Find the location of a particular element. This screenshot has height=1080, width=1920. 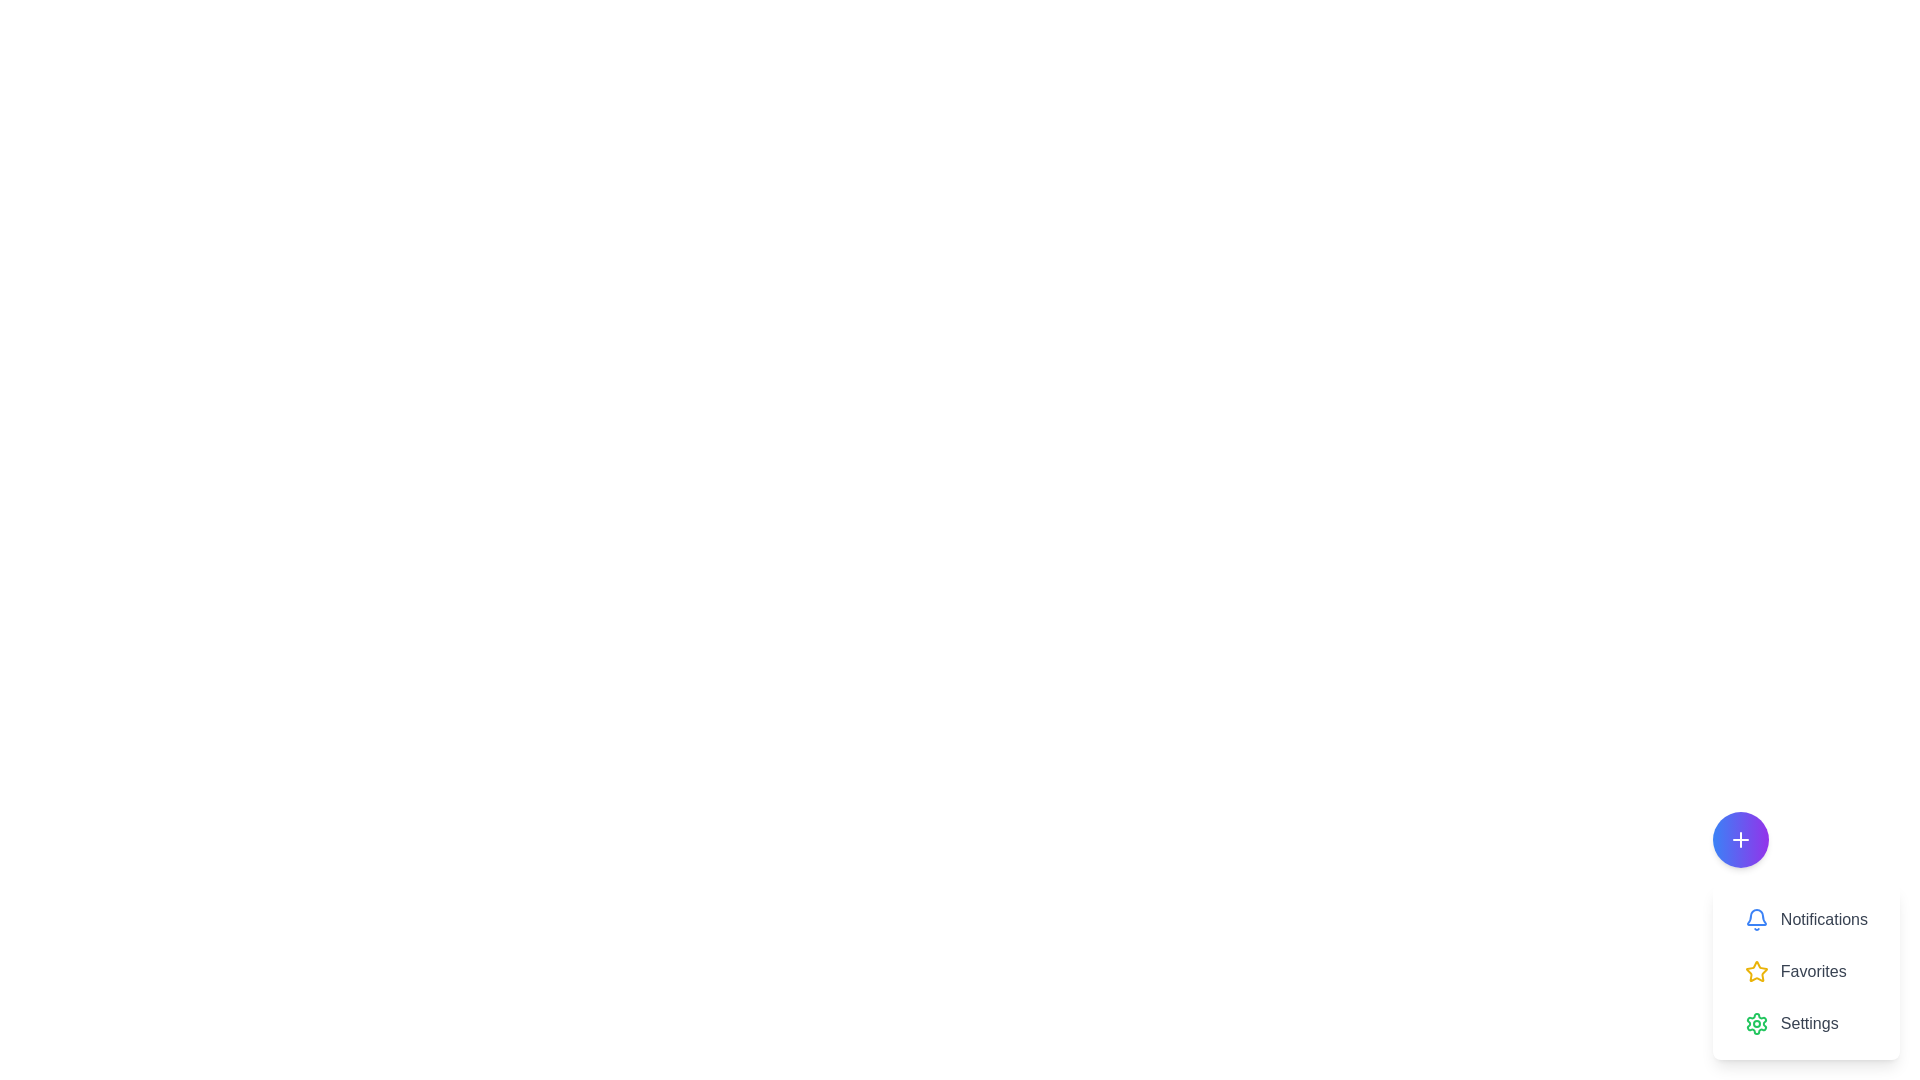

the circular button with a gradient background and a white plus sign (+) is located at coordinates (1739, 840).